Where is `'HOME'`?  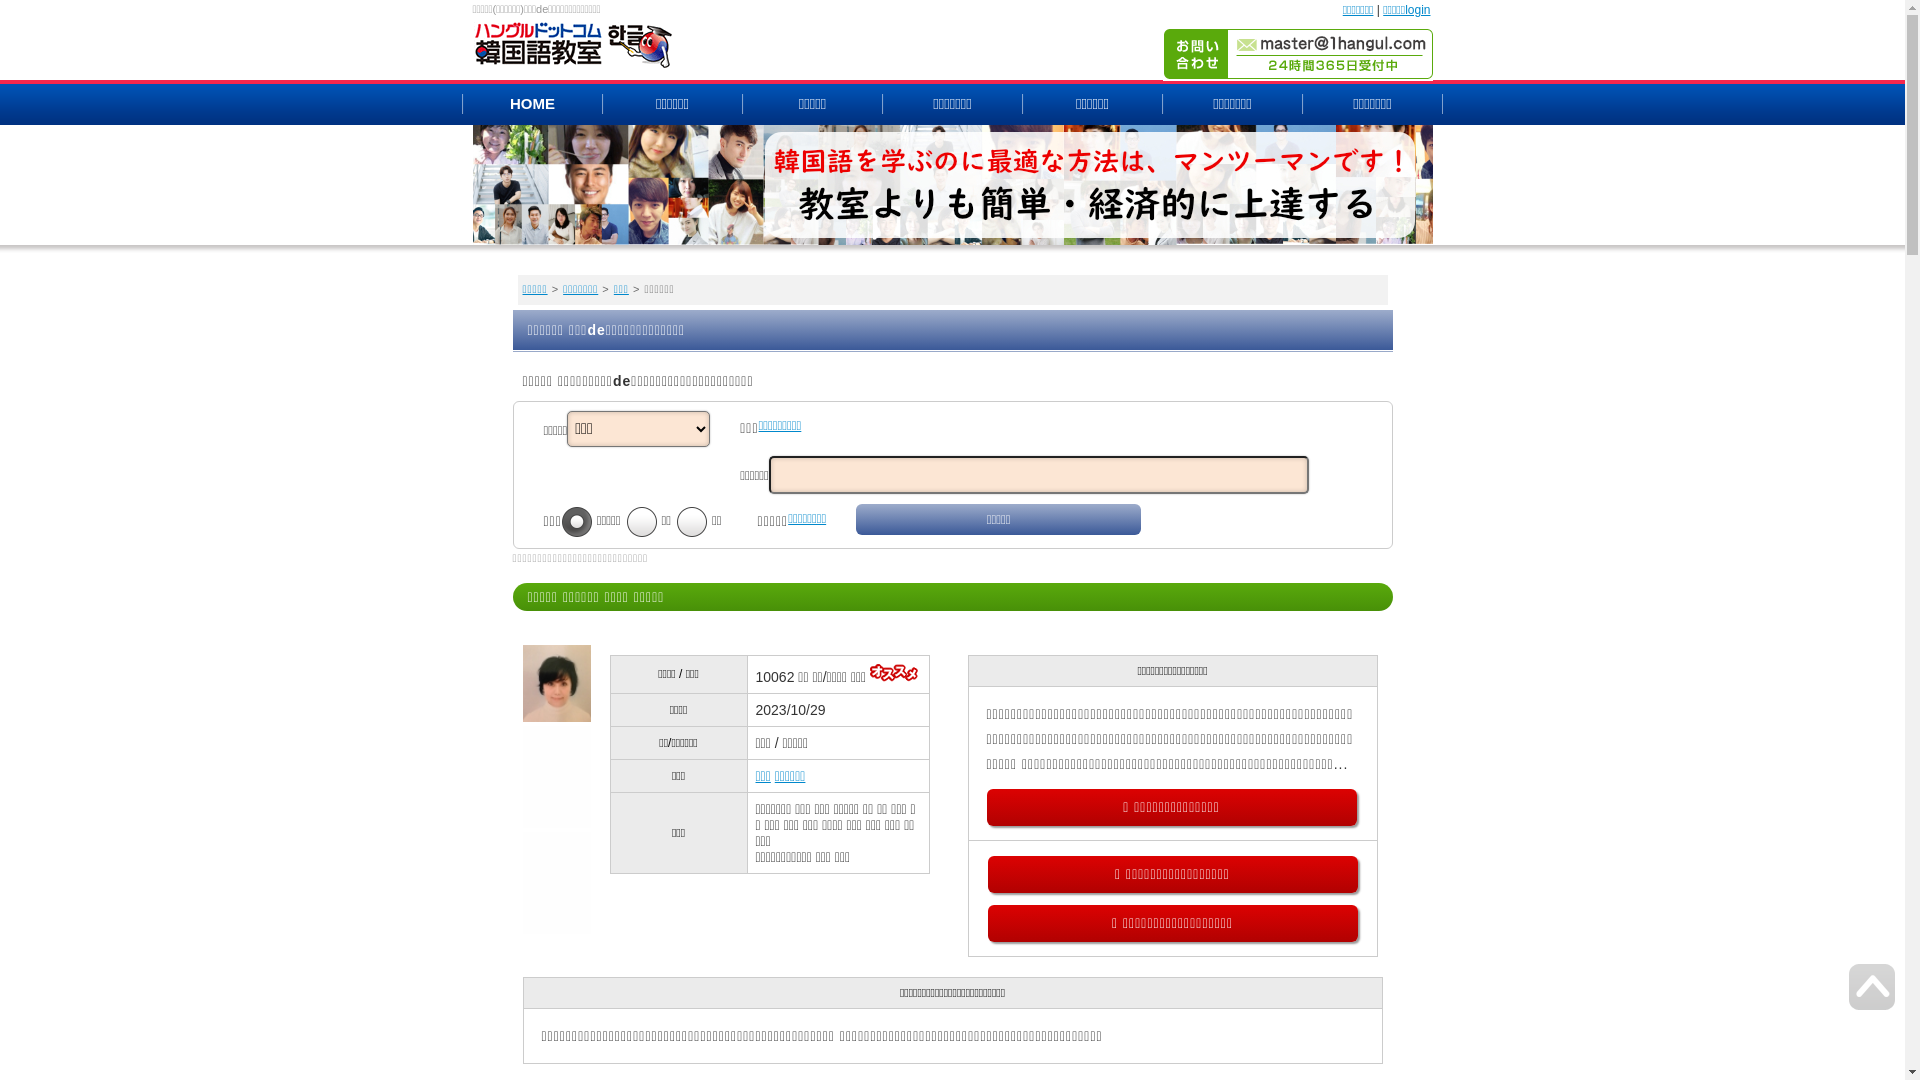
'HOME' is located at coordinates (461, 102).